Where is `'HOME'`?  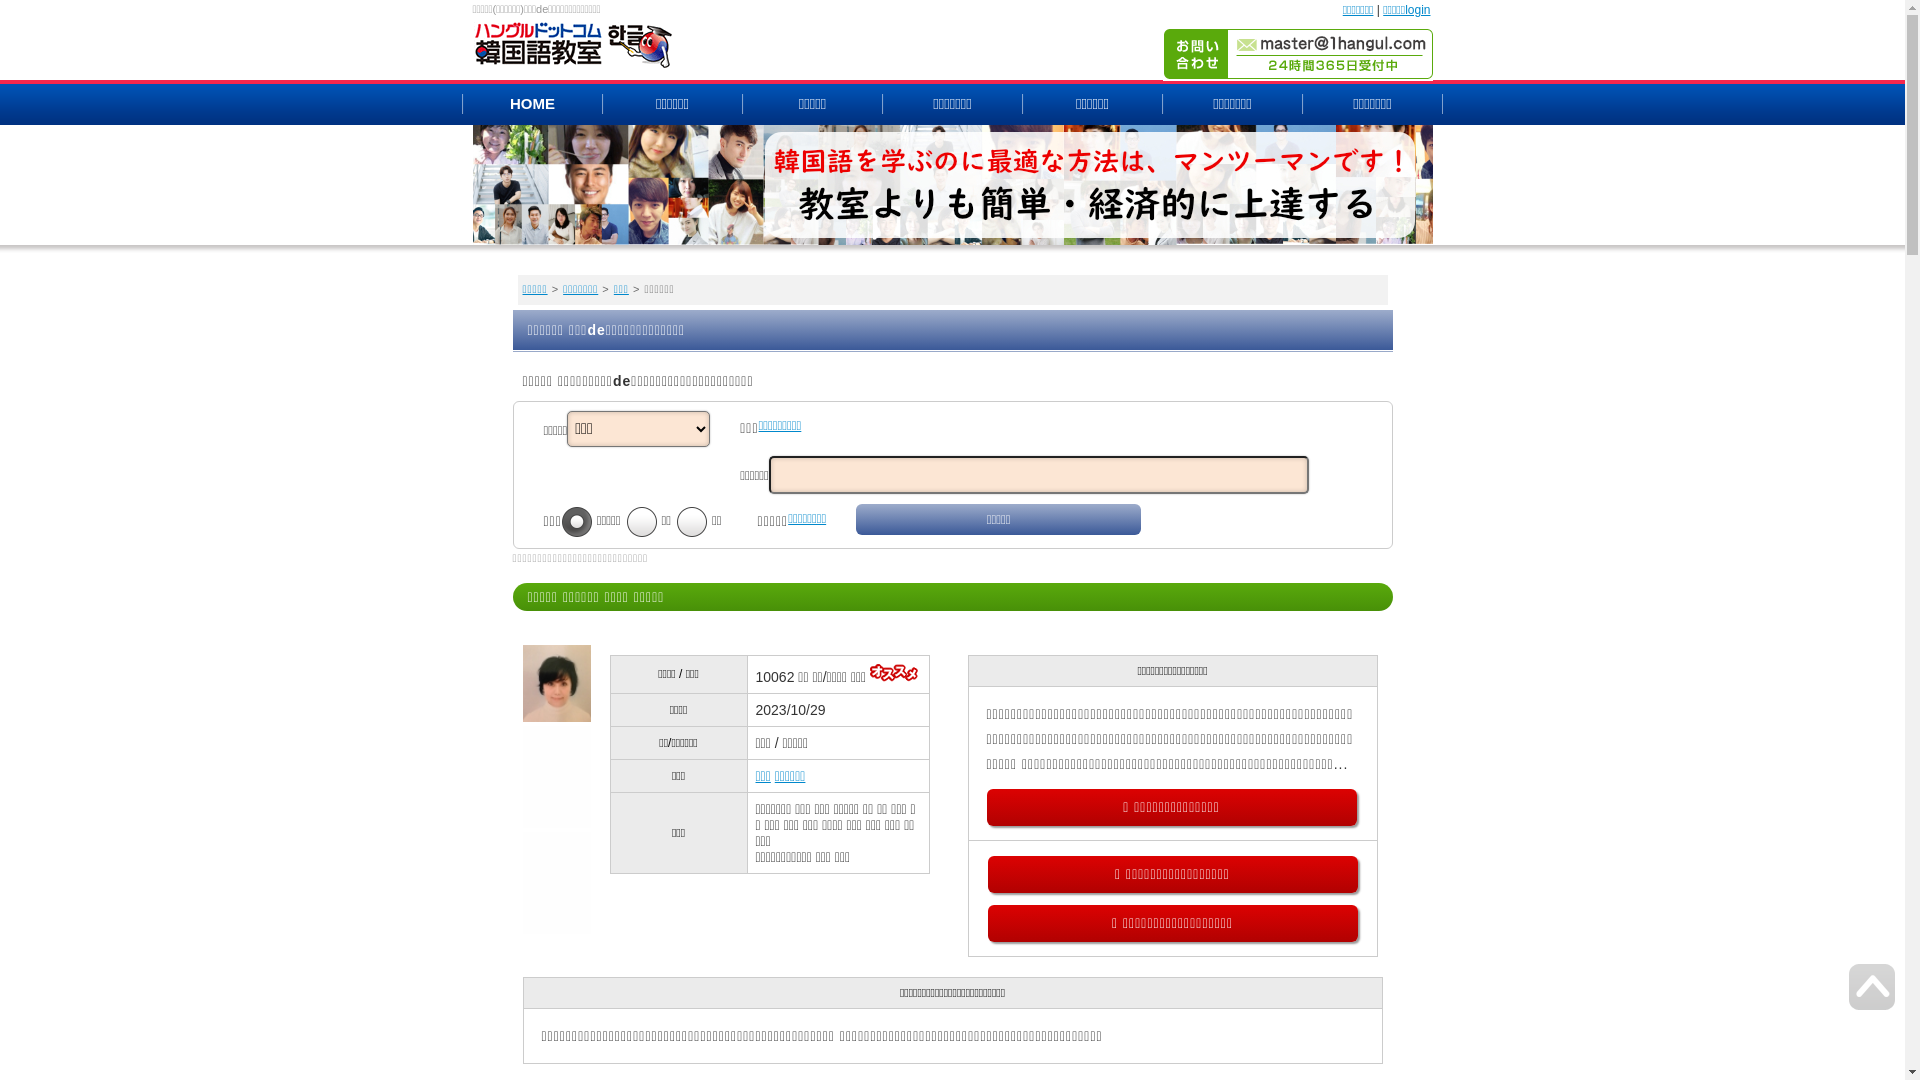
'HOME' is located at coordinates (461, 102).